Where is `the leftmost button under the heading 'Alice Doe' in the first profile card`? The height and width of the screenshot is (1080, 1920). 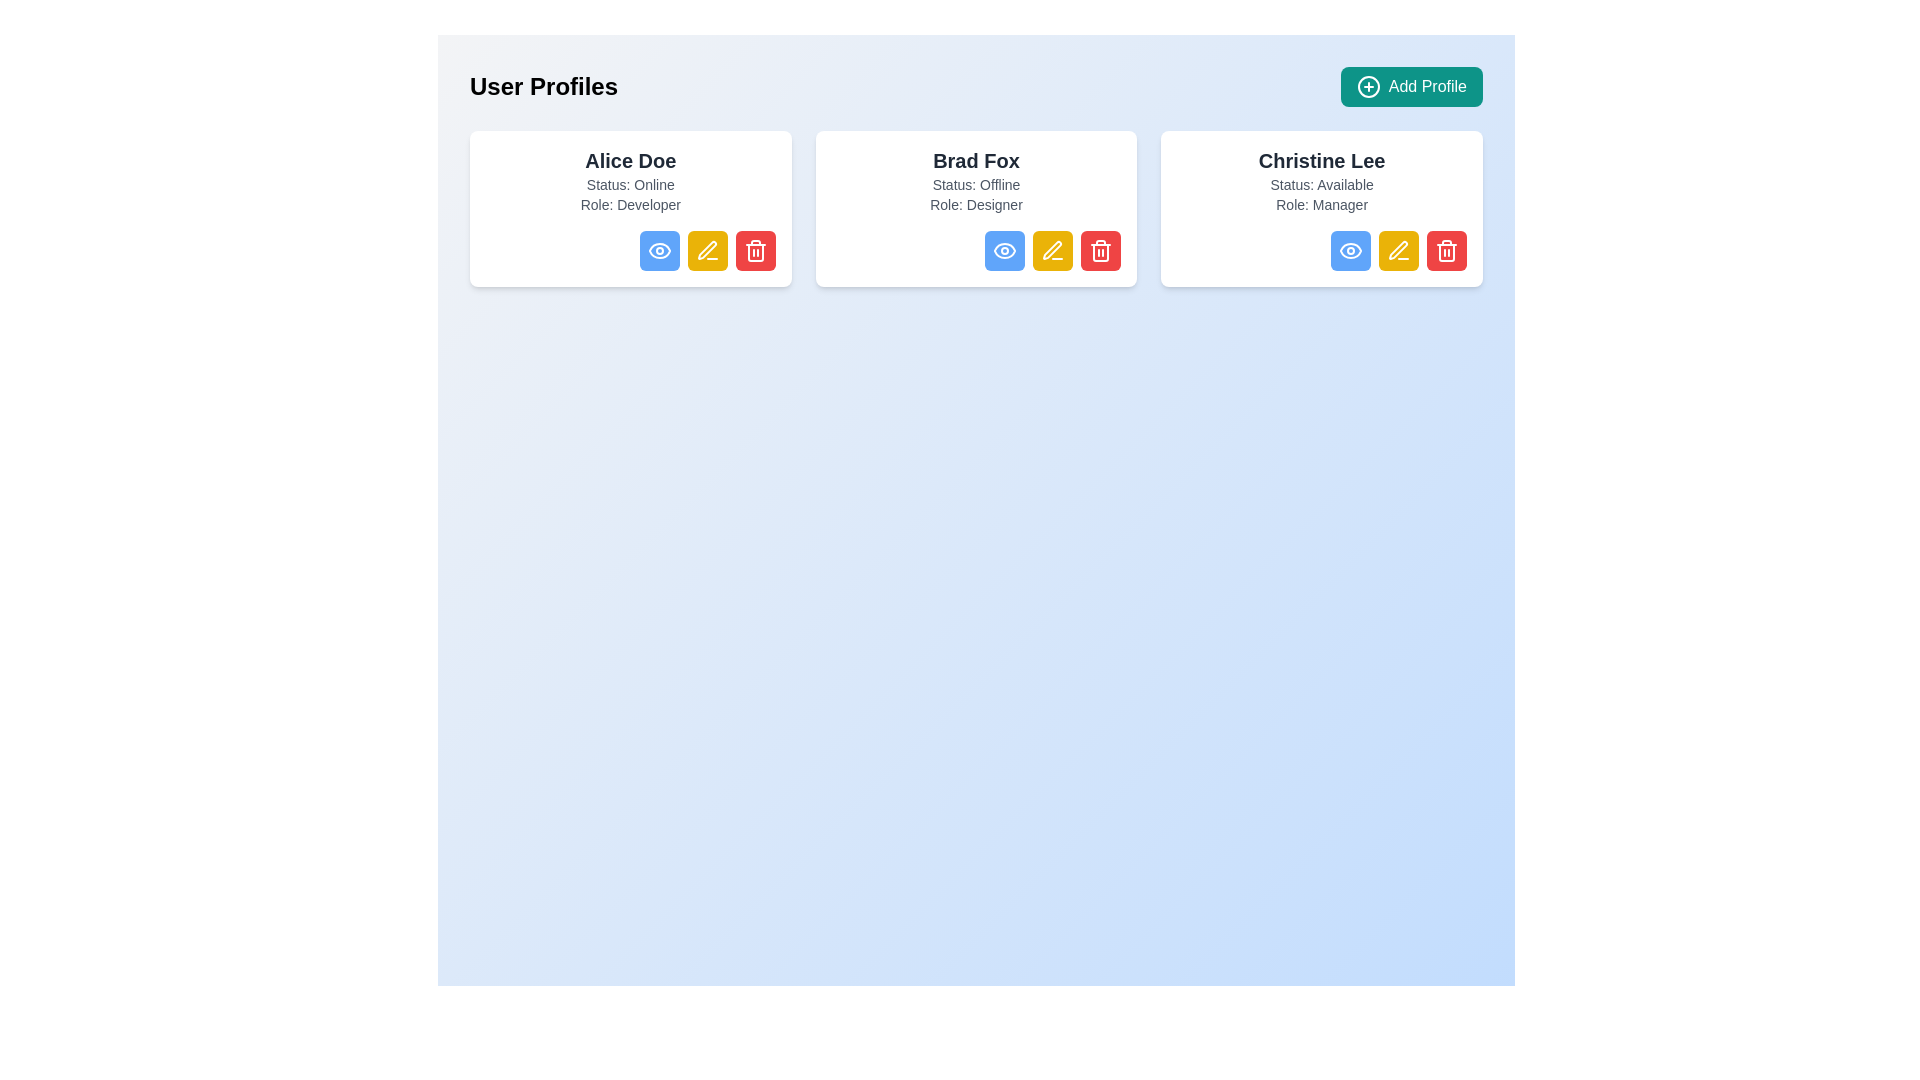
the leftmost button under the heading 'Alice Doe' in the first profile card is located at coordinates (659, 249).